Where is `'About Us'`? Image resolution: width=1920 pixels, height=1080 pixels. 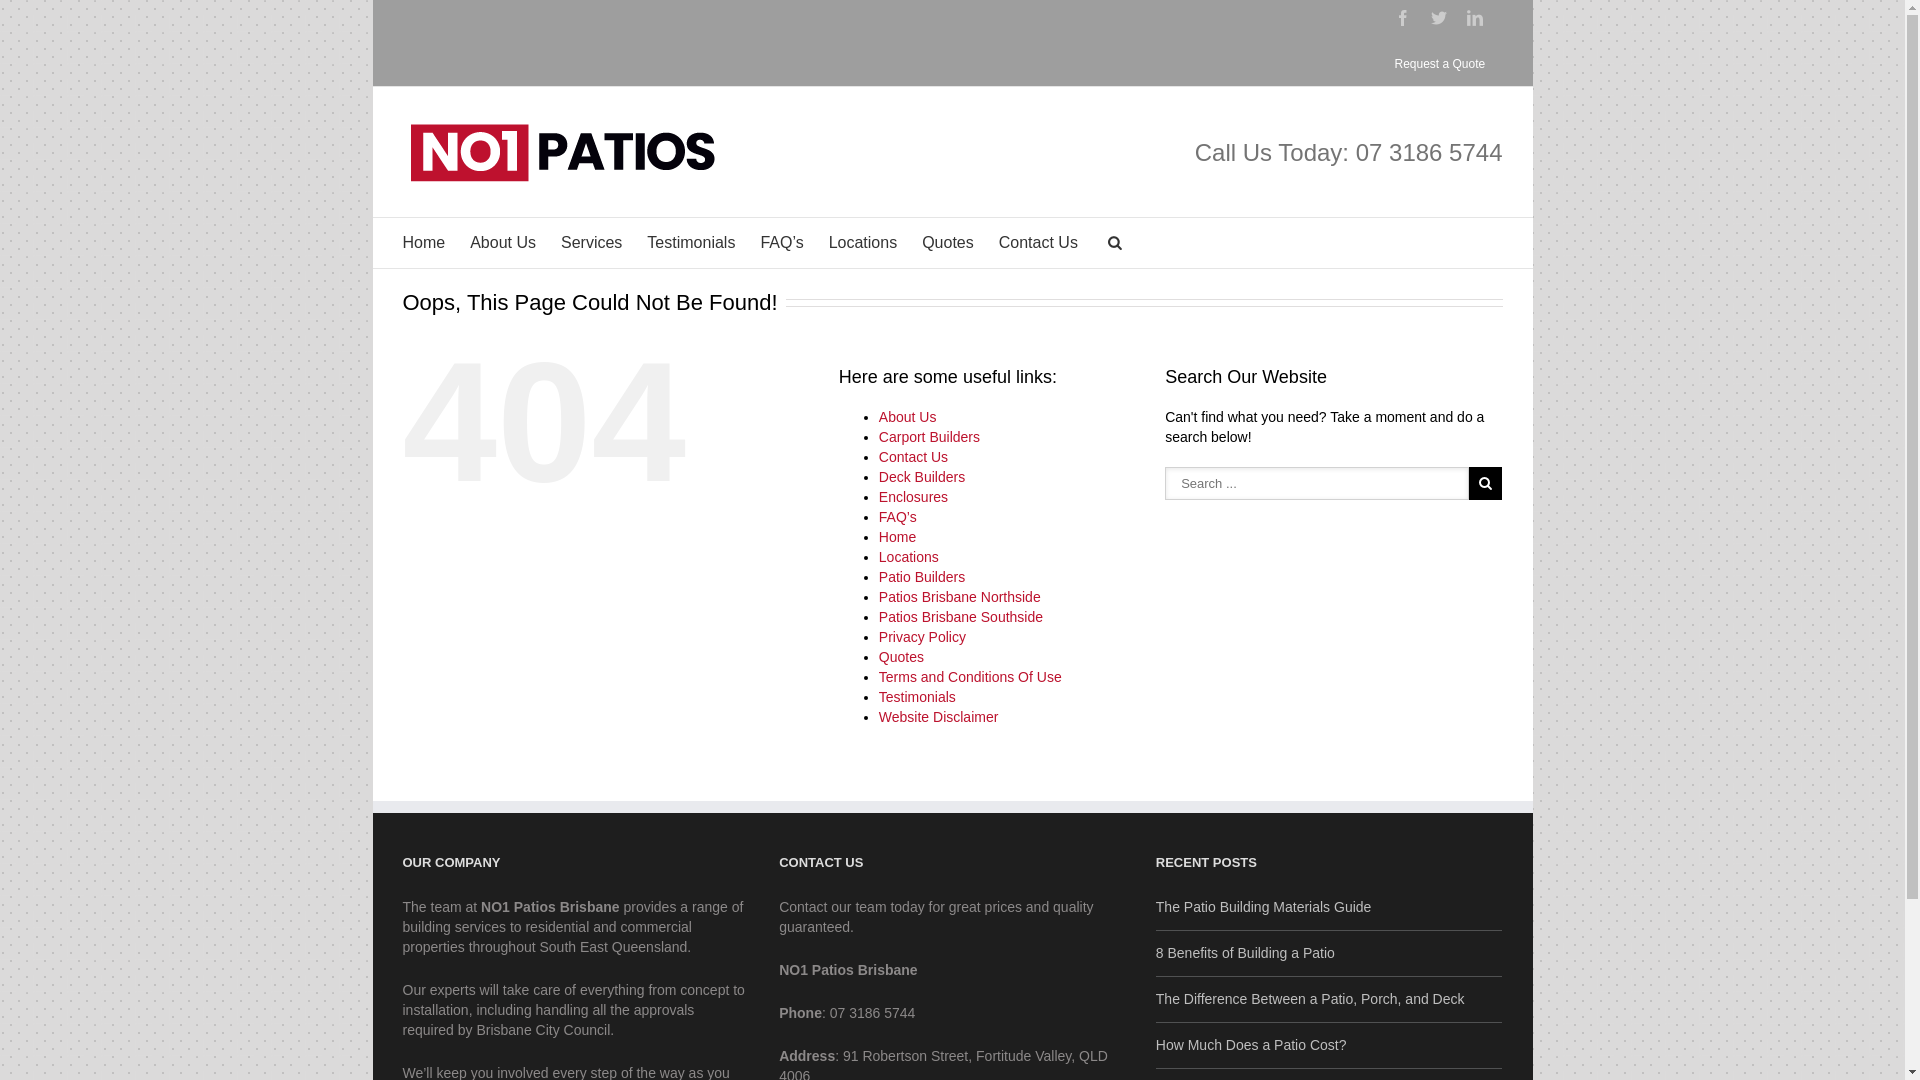
'About Us' is located at coordinates (906, 415).